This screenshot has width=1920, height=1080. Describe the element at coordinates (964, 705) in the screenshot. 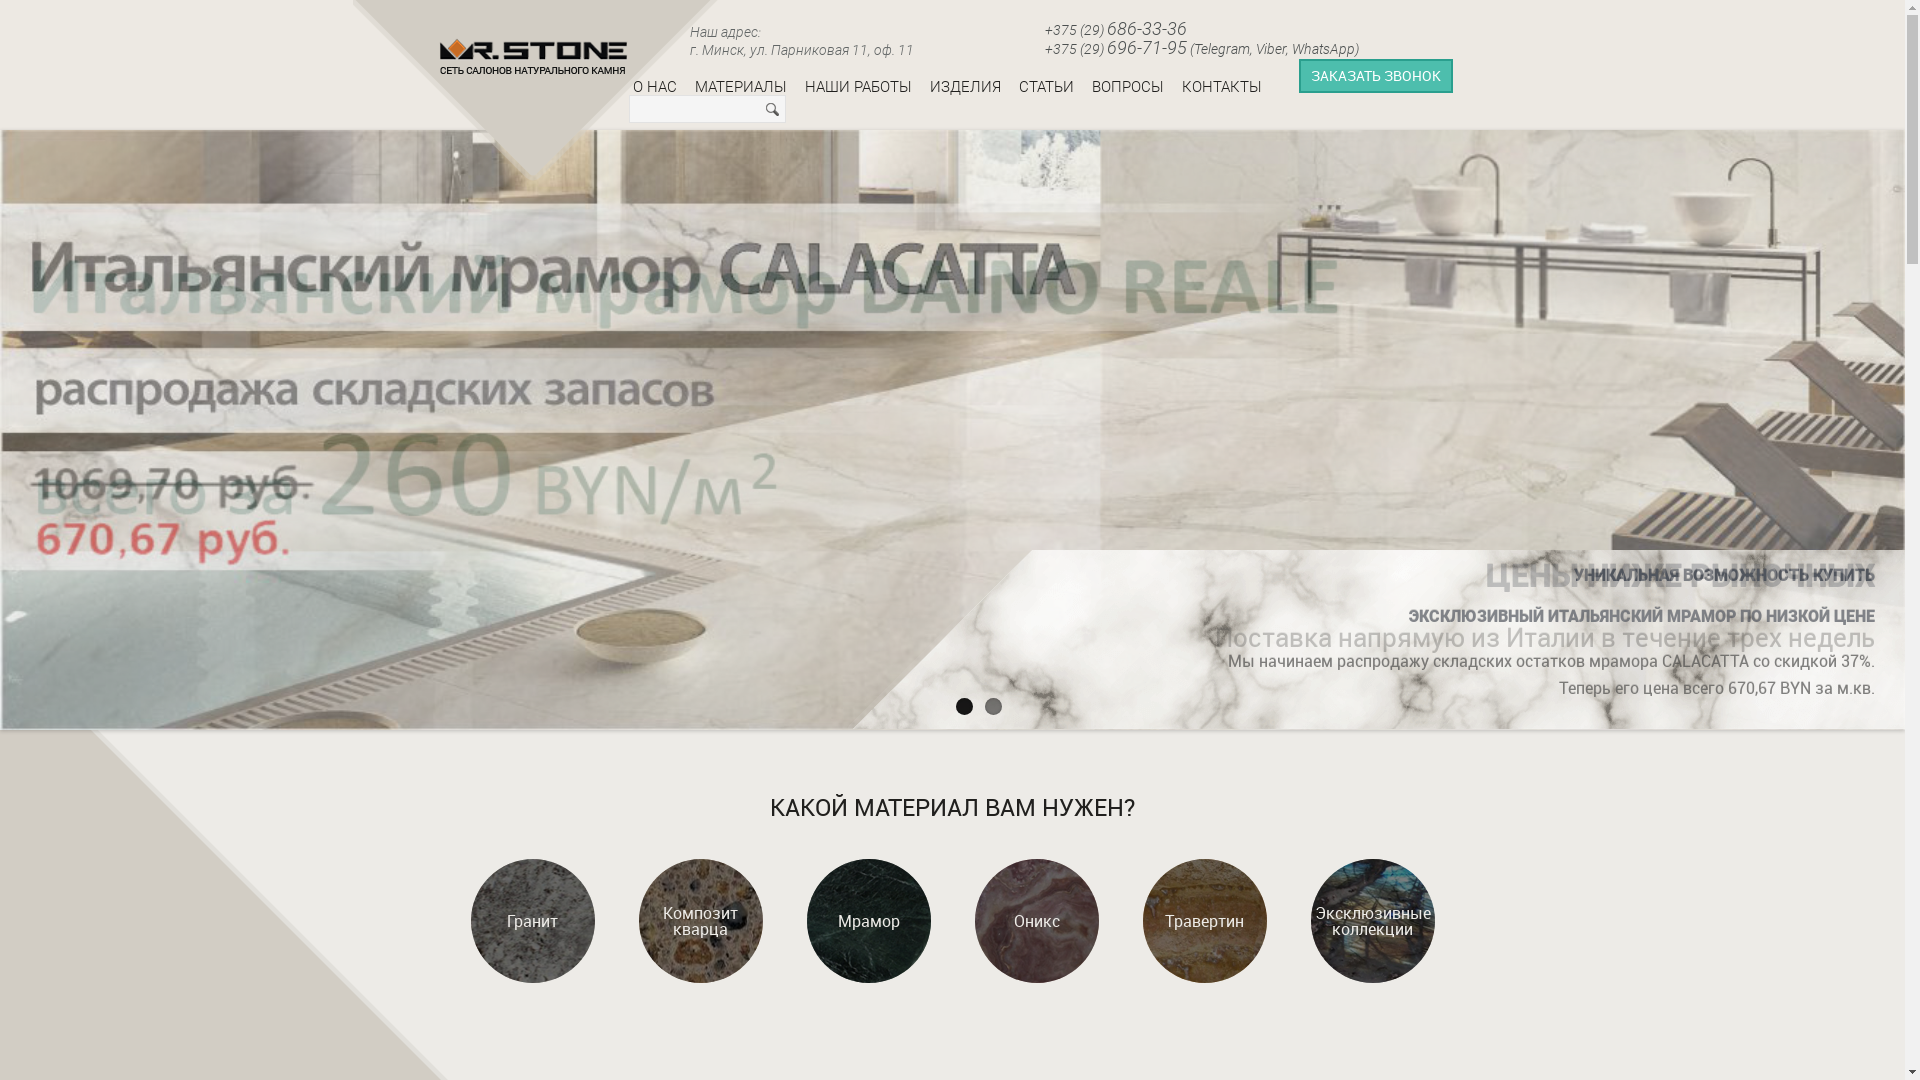

I see `'1'` at that location.